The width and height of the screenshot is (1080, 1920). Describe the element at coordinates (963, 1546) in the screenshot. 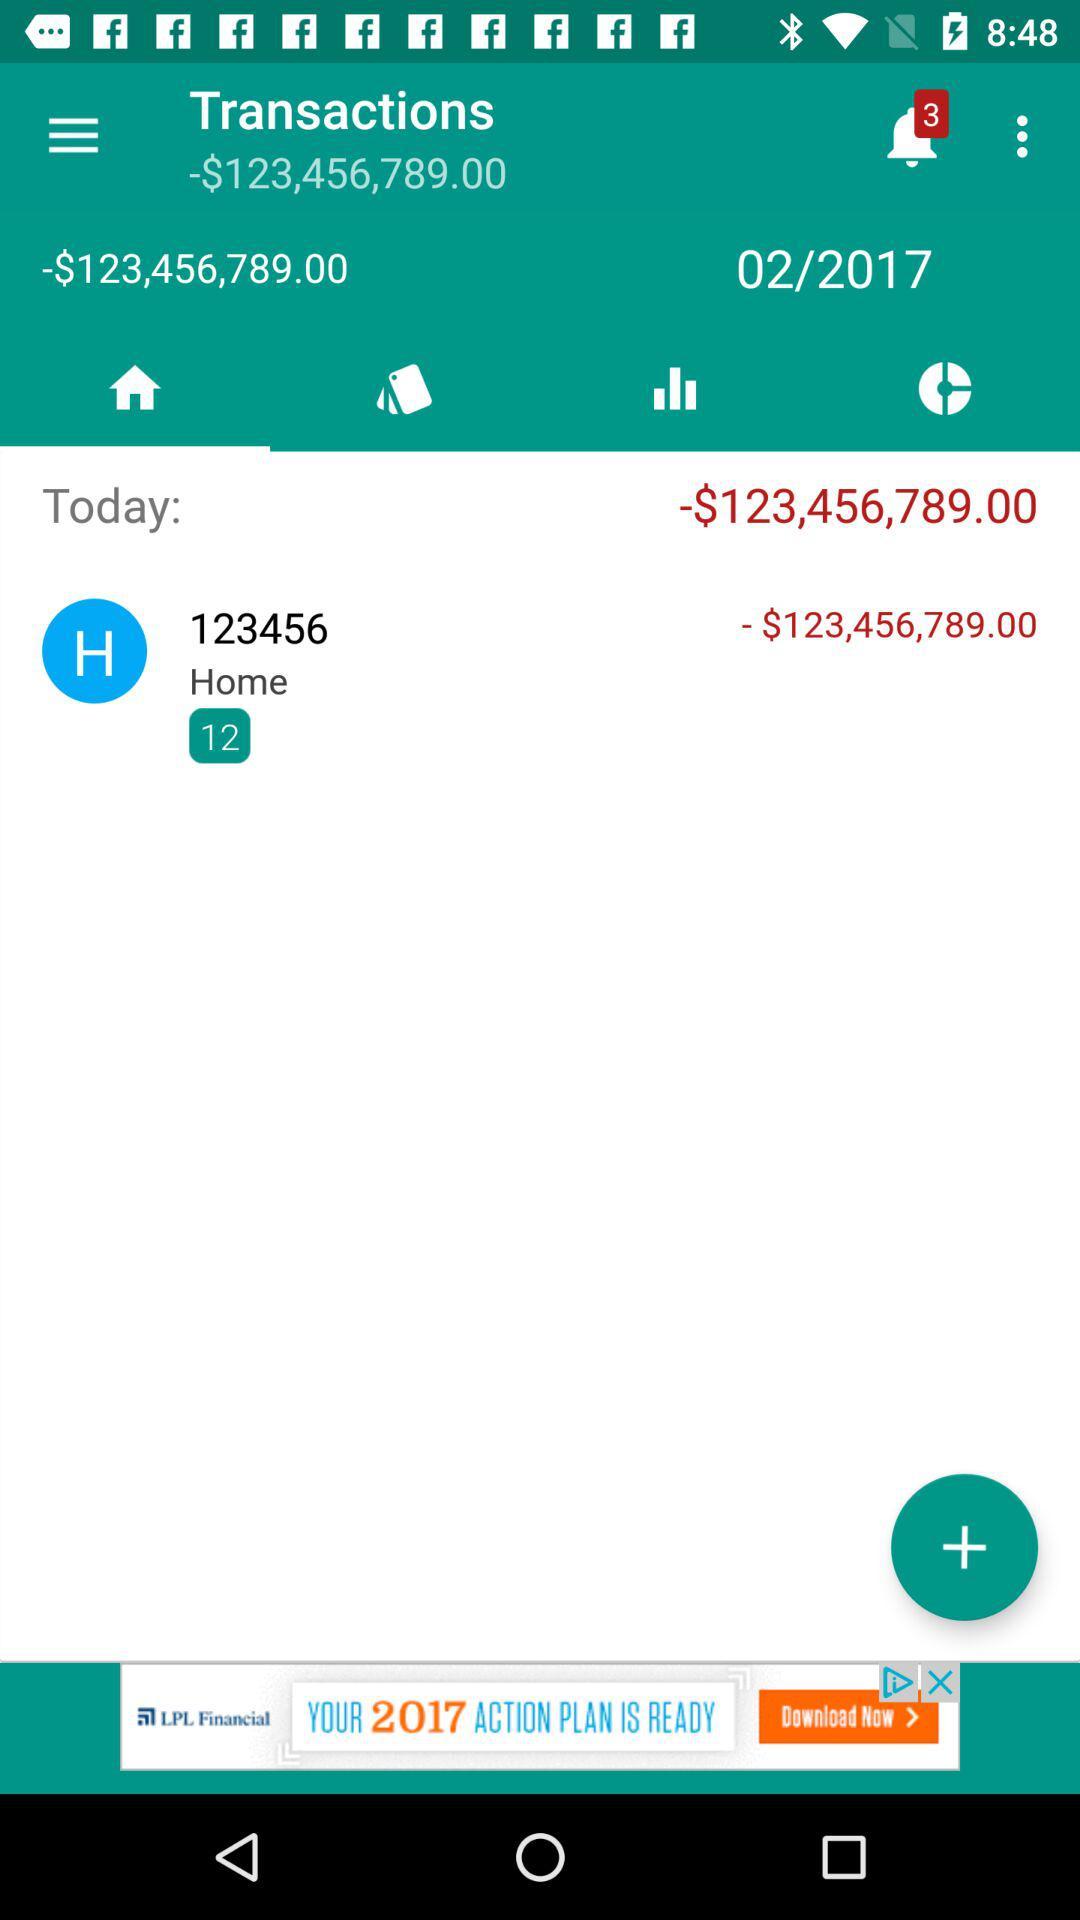

I see `the add icon` at that location.